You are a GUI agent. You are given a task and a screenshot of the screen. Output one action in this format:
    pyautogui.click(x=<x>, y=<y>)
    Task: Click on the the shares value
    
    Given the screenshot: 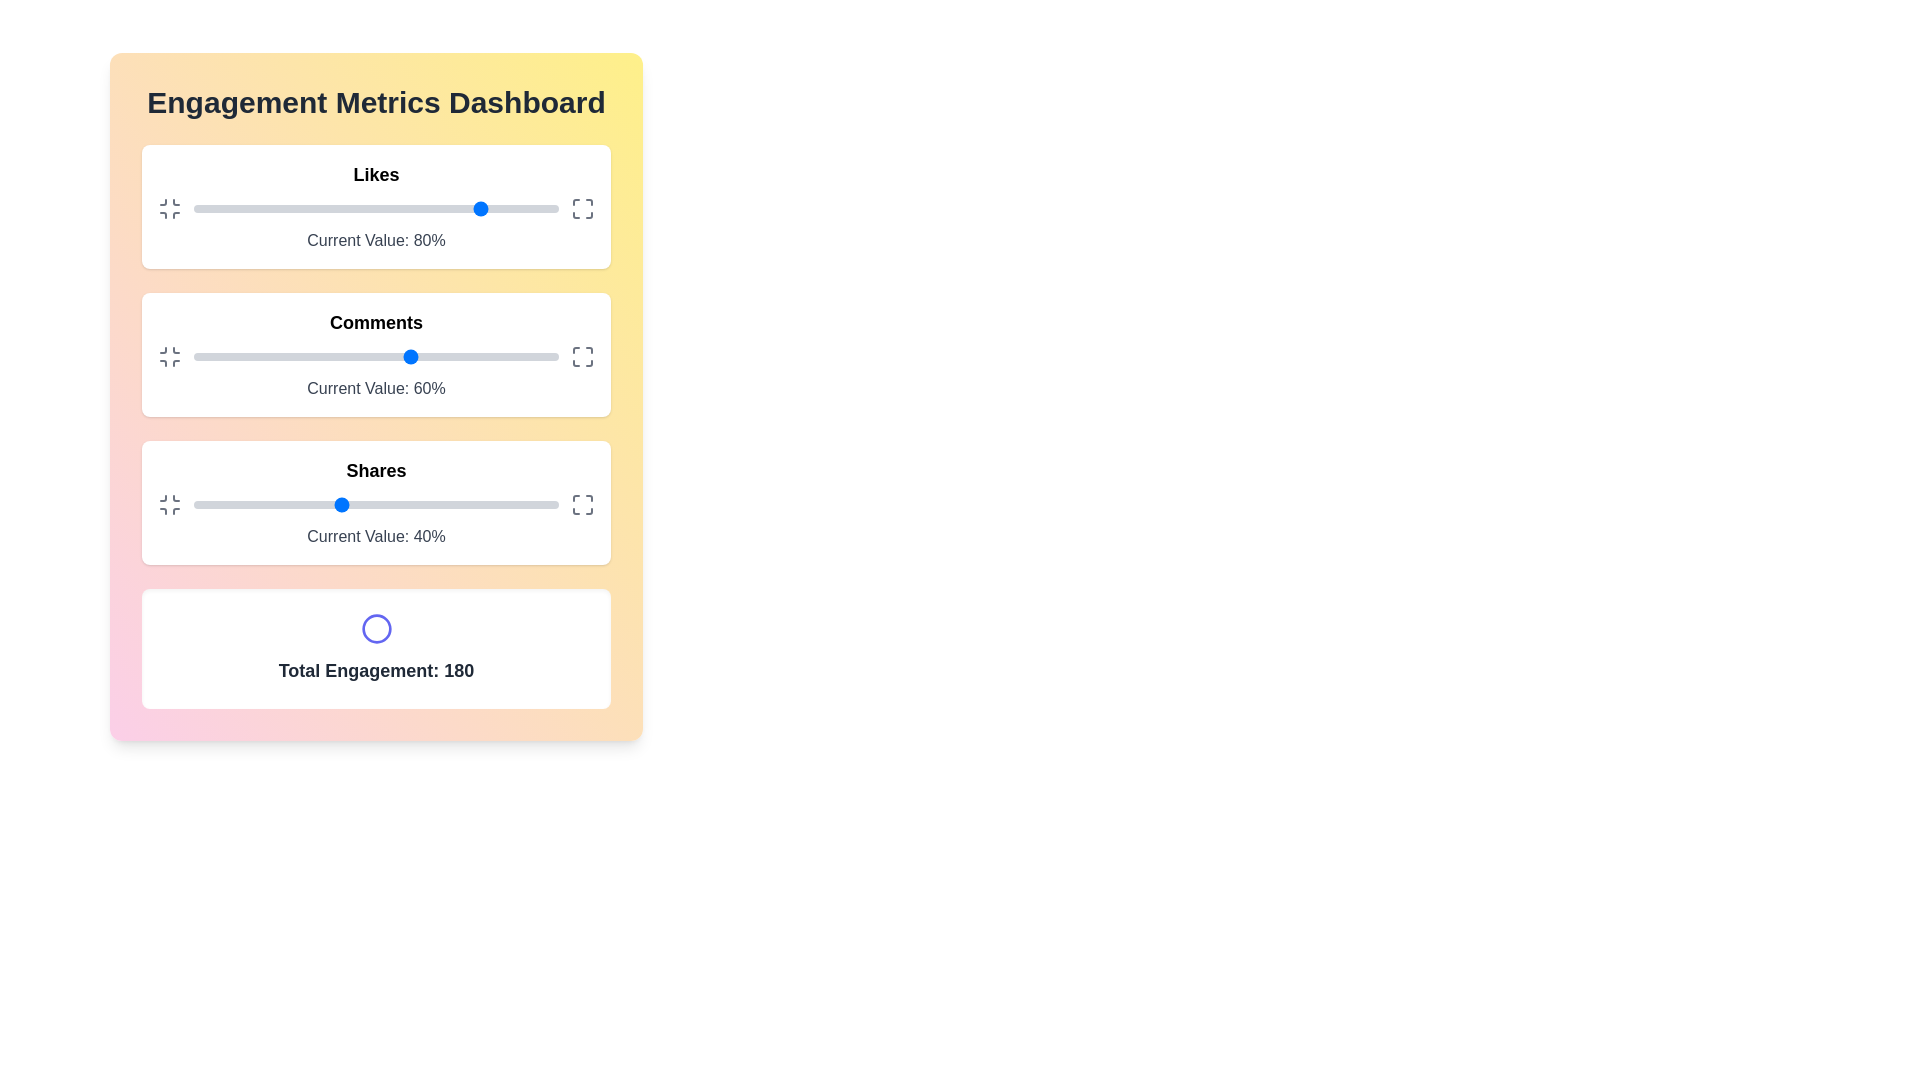 What is the action you would take?
    pyautogui.click(x=433, y=504)
    